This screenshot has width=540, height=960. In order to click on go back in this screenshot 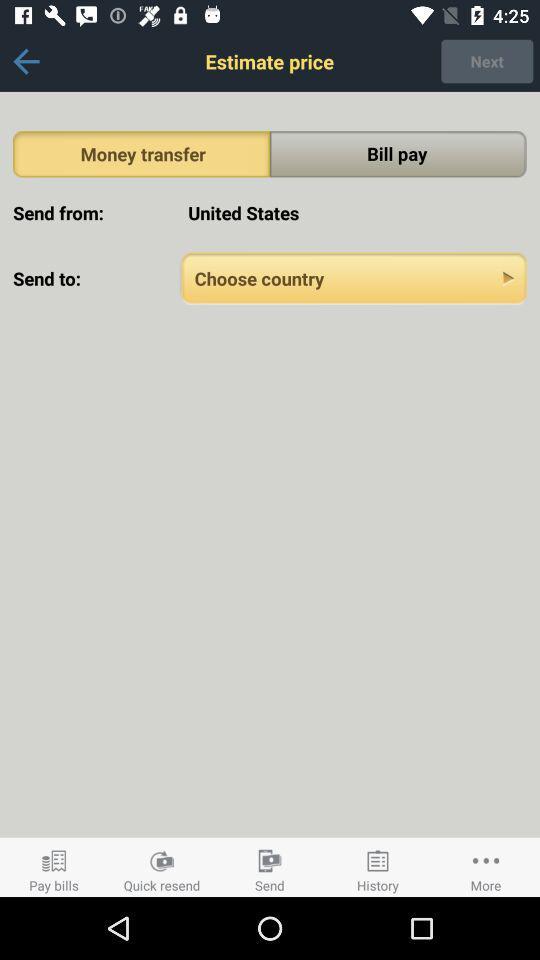, I will do `click(25, 61)`.